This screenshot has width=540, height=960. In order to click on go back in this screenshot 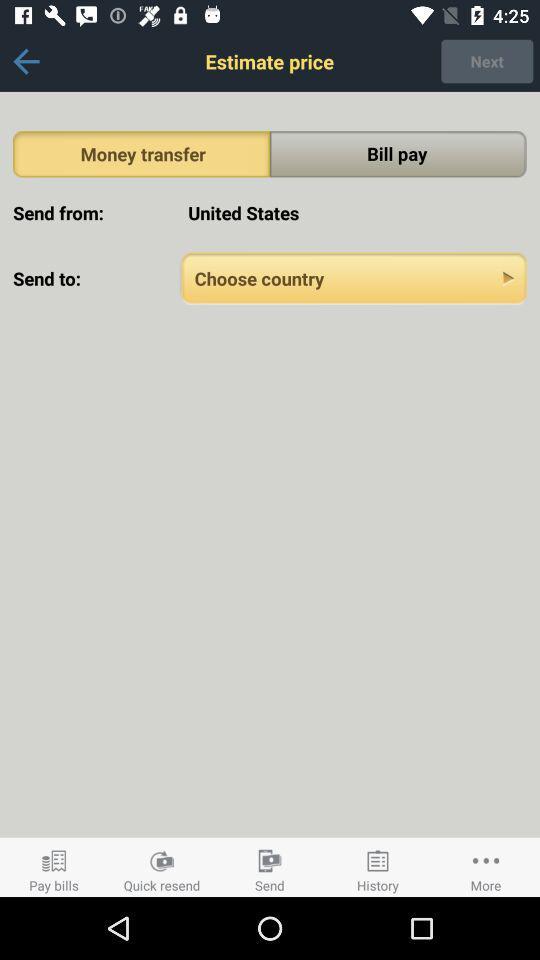, I will do `click(25, 61)`.